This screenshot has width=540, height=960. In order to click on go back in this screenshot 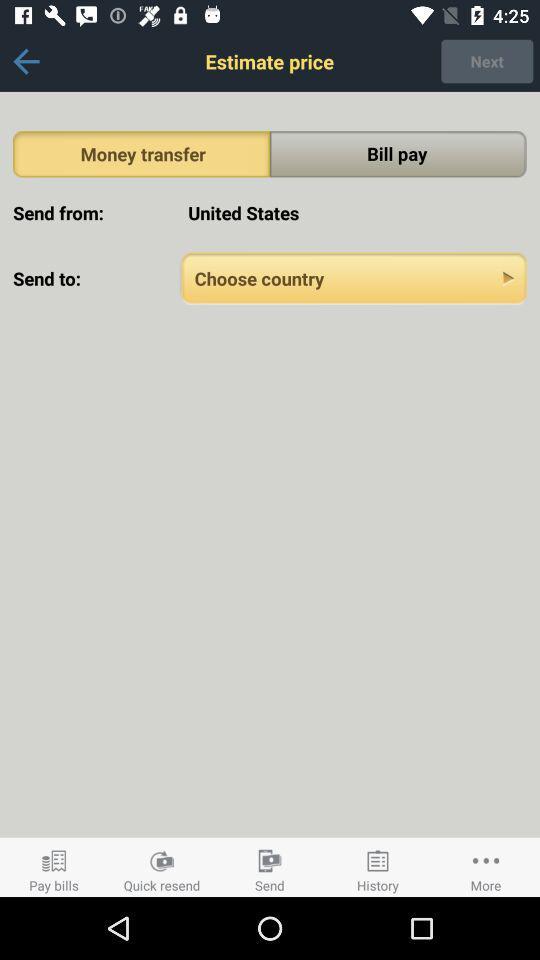, I will do `click(25, 61)`.